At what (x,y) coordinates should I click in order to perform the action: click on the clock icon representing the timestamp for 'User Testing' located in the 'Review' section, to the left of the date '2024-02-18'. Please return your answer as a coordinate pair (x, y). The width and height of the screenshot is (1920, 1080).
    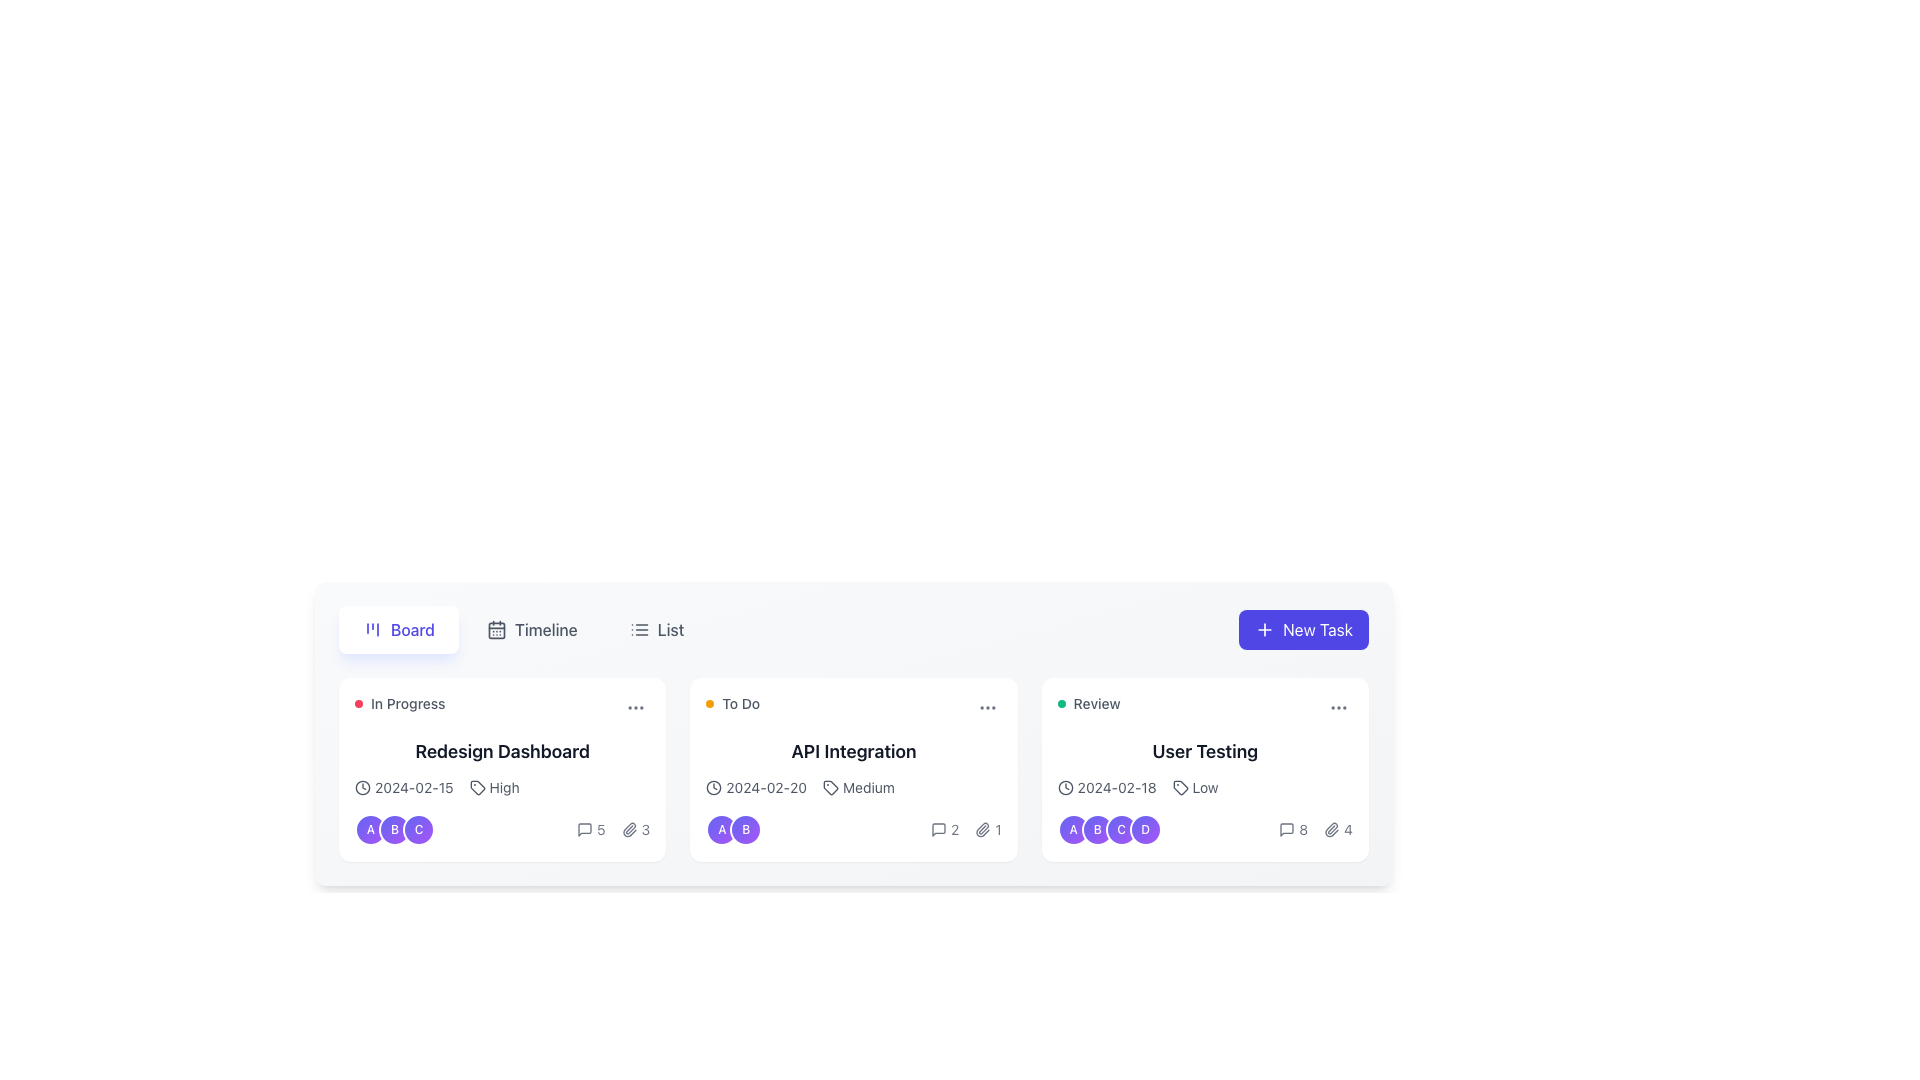
    Looking at the image, I should click on (1064, 786).